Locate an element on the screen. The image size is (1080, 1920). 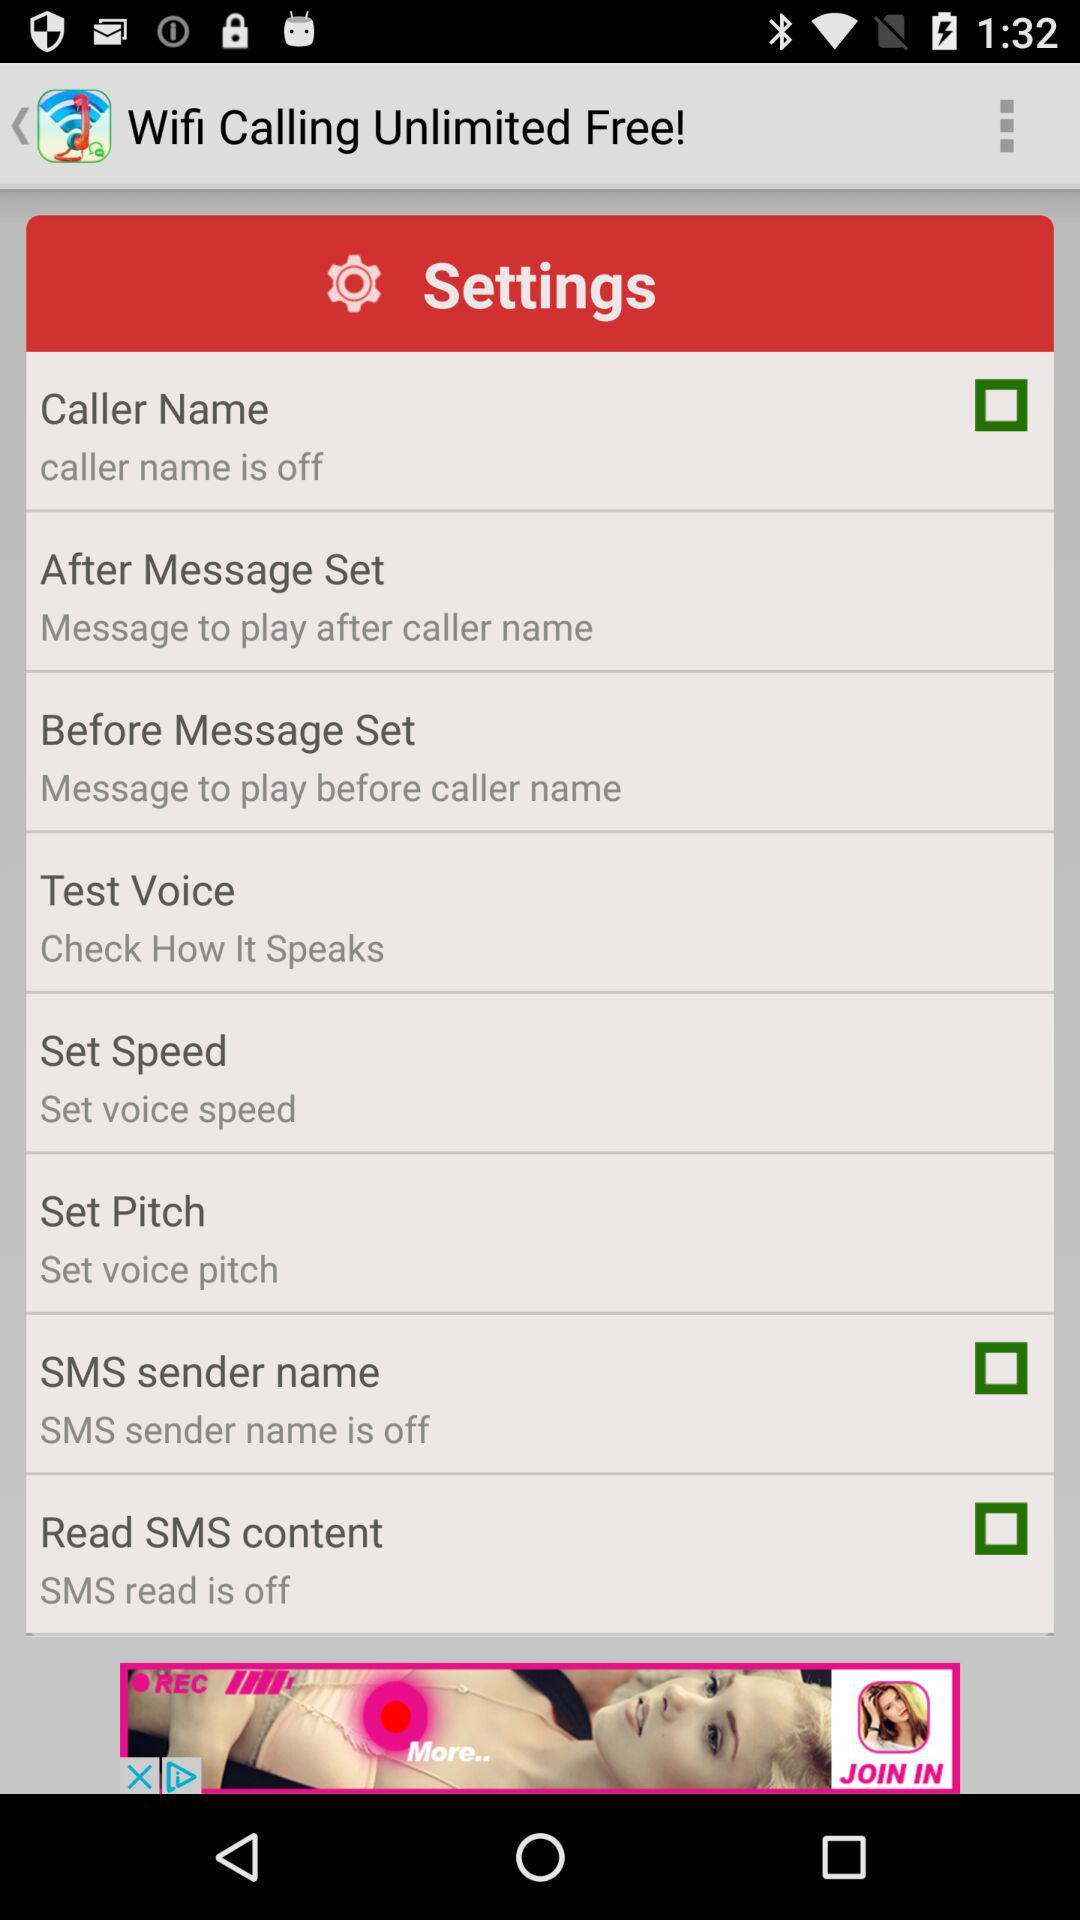
display caller name is located at coordinates (1001, 403).